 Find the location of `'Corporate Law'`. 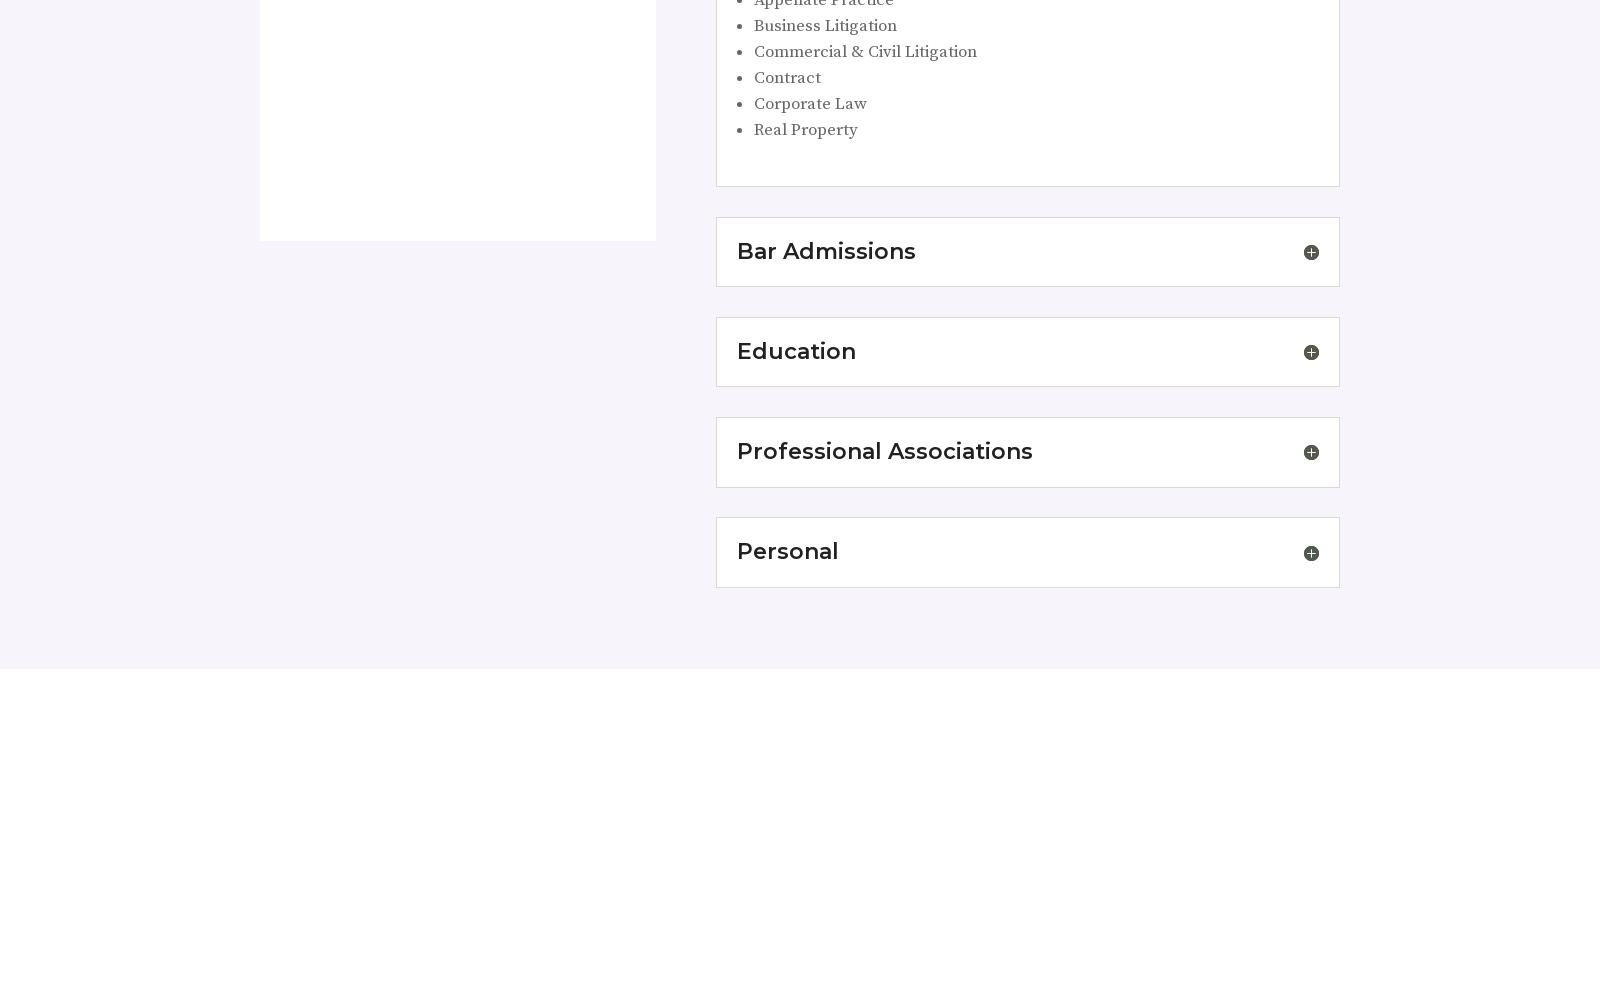

'Corporate Law' is located at coordinates (808, 103).